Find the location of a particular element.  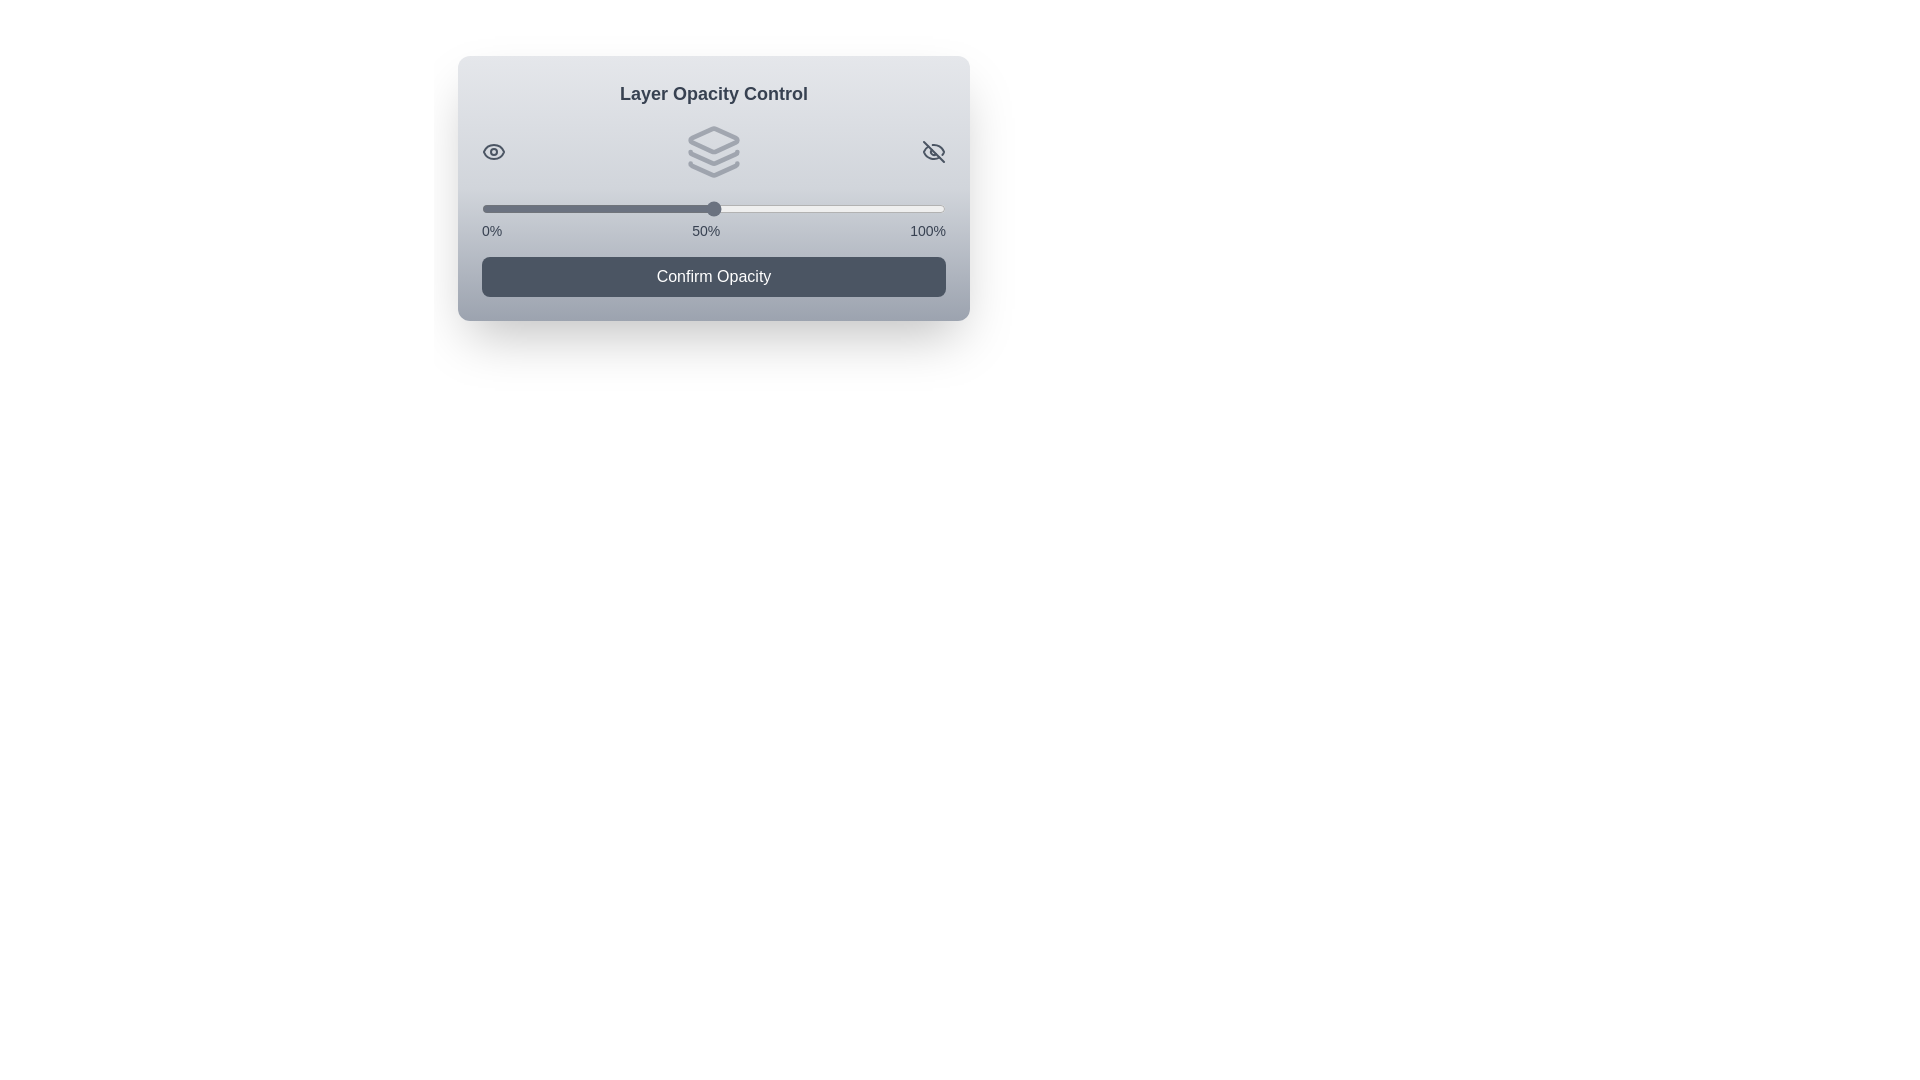

the EyeOff icon to interact with it is located at coordinates (933, 150).